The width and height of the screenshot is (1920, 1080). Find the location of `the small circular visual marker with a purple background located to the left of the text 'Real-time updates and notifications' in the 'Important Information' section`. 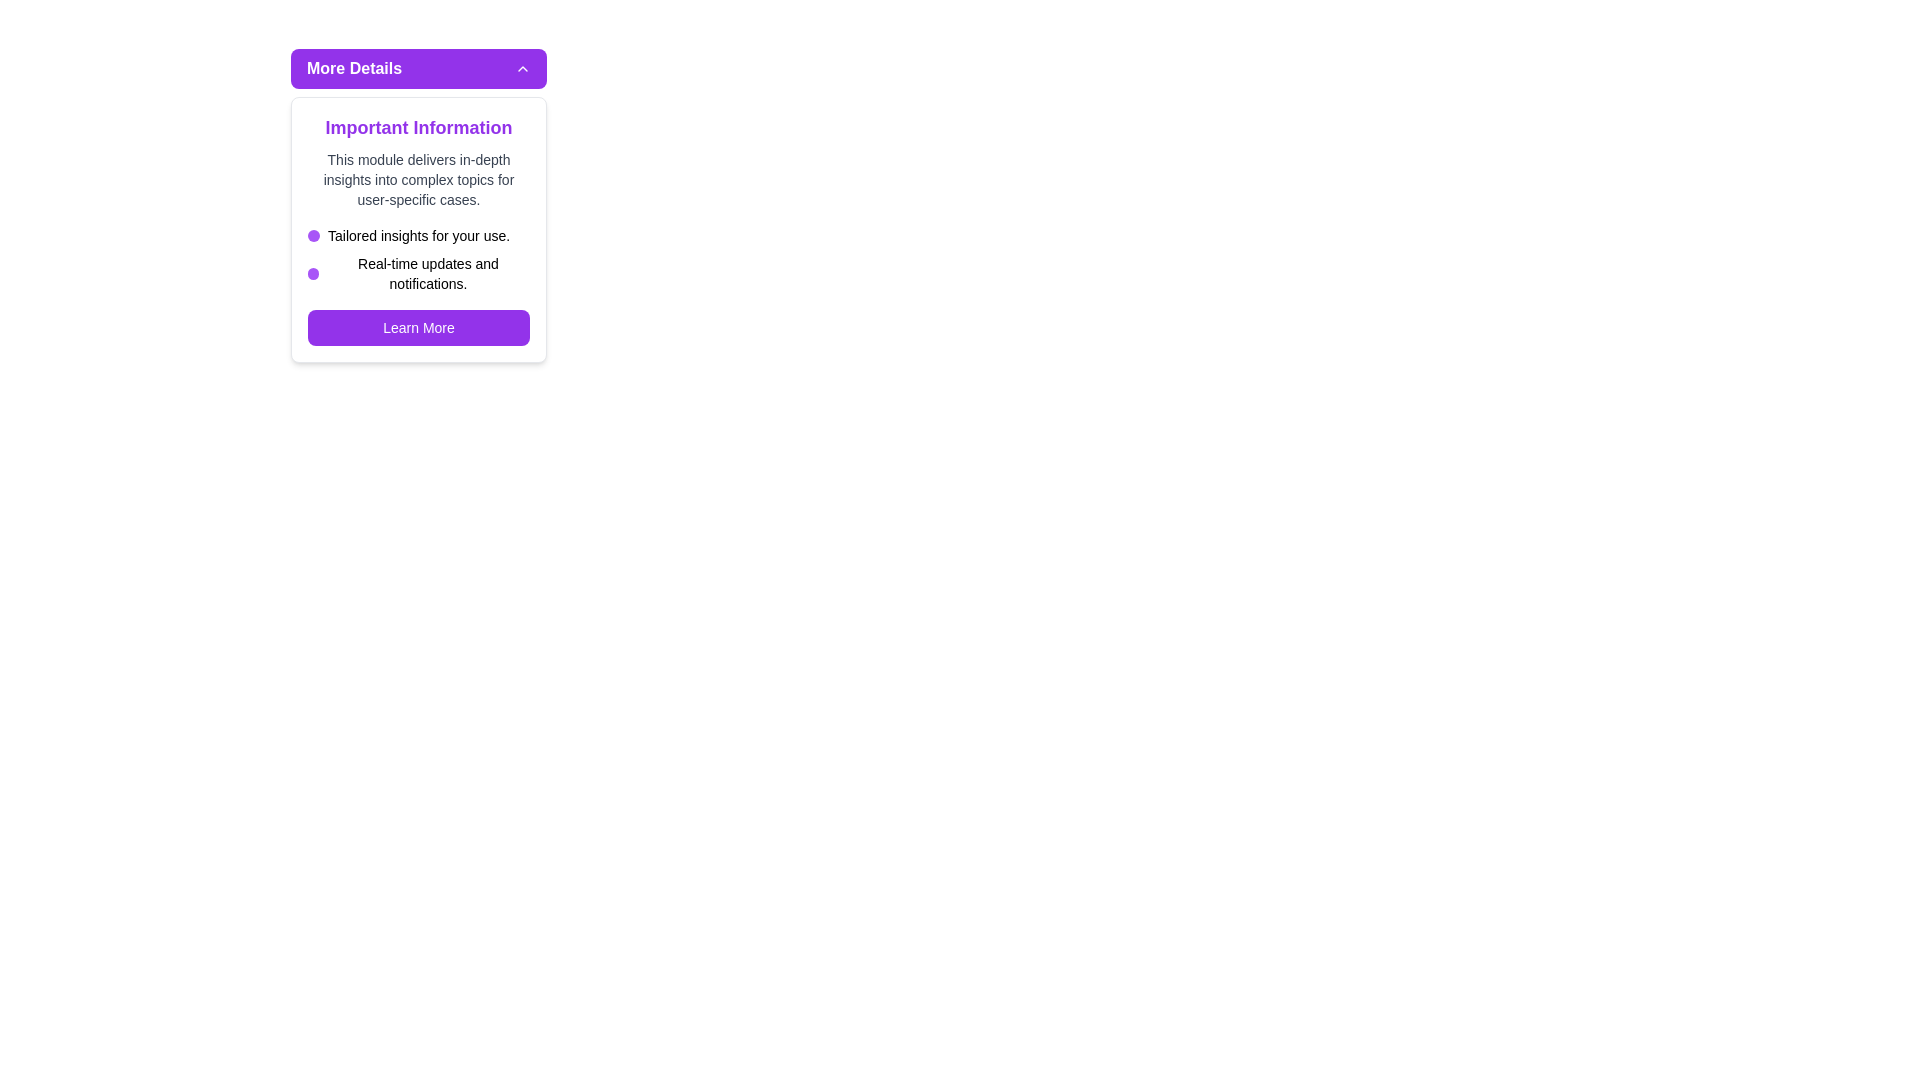

the small circular visual marker with a purple background located to the left of the text 'Real-time updates and notifications' in the 'Important Information' section is located at coordinates (312, 273).